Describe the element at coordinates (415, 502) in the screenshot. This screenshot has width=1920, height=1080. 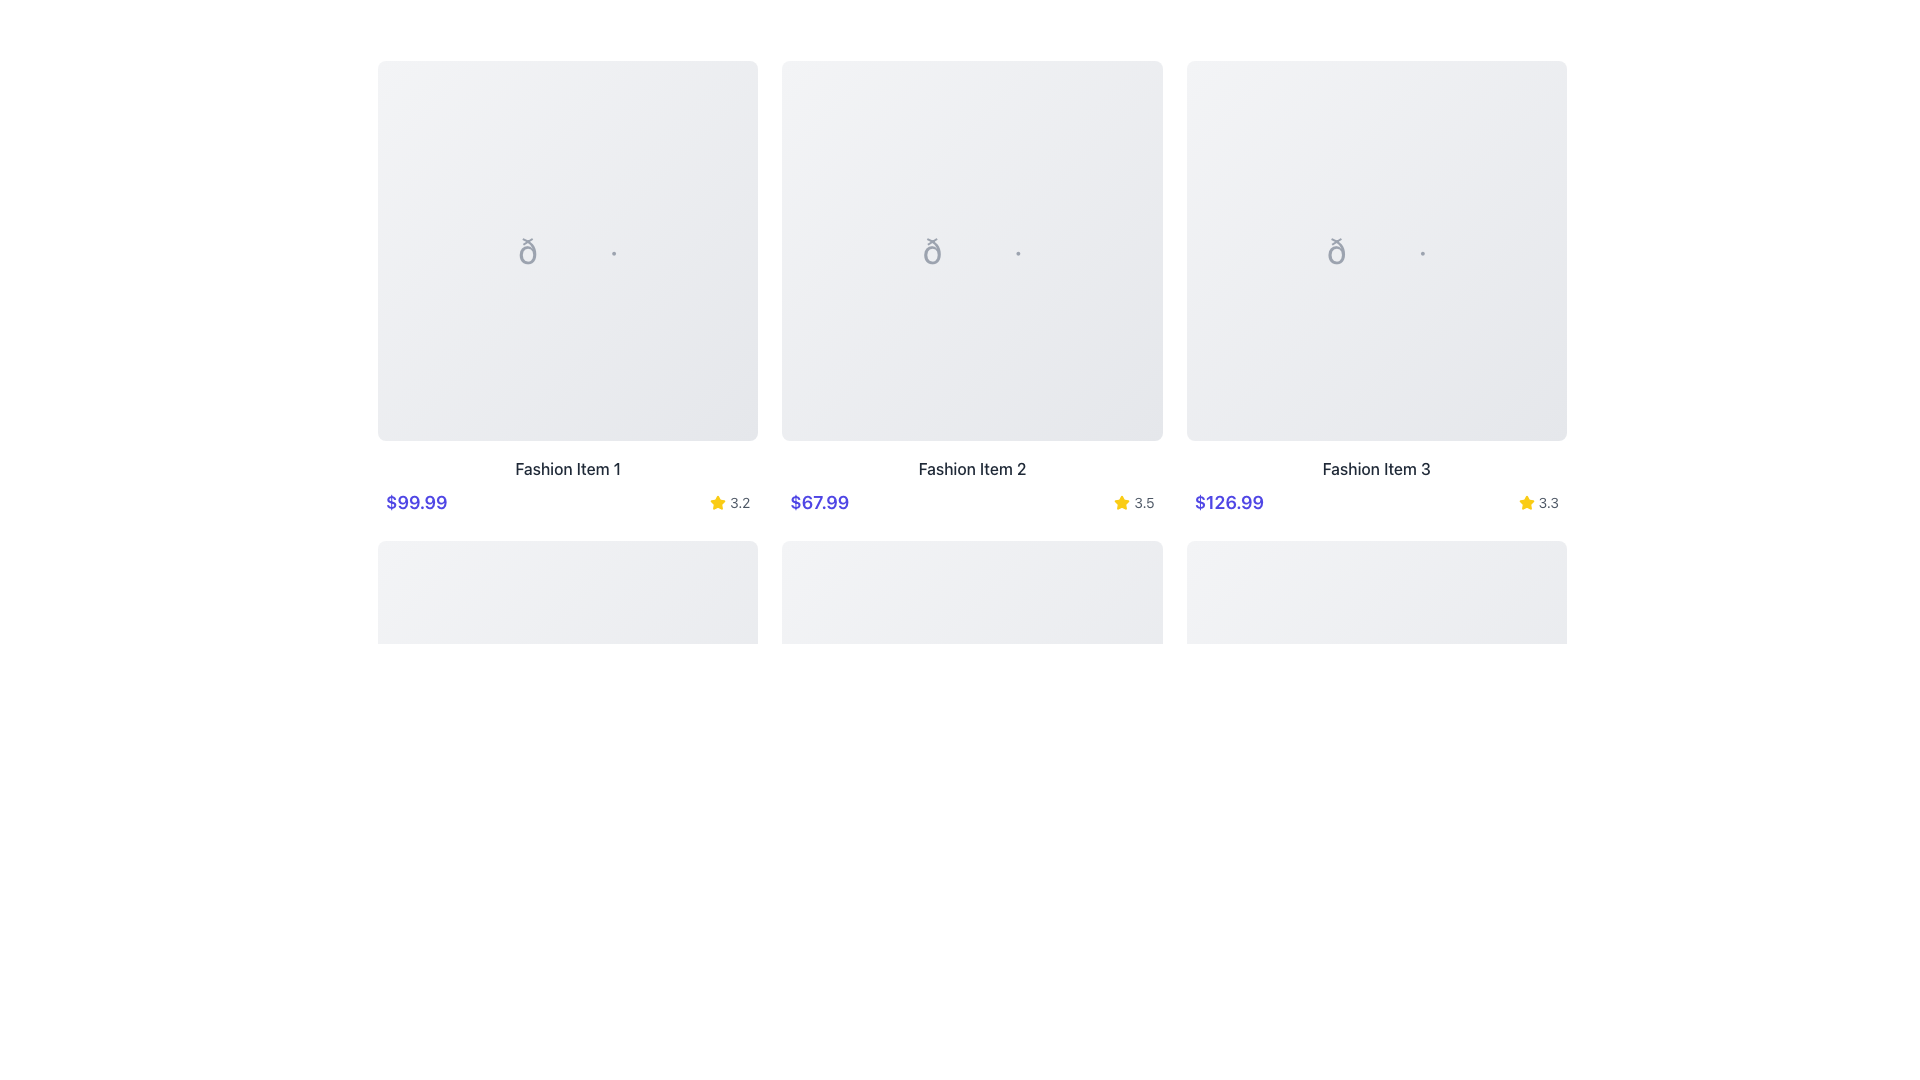
I see `the bold, indigo-colored label displaying '$99.99', which is located in the first column of a grid layout, directly below an image placeholder and above 'Fashion Item 1'` at that location.